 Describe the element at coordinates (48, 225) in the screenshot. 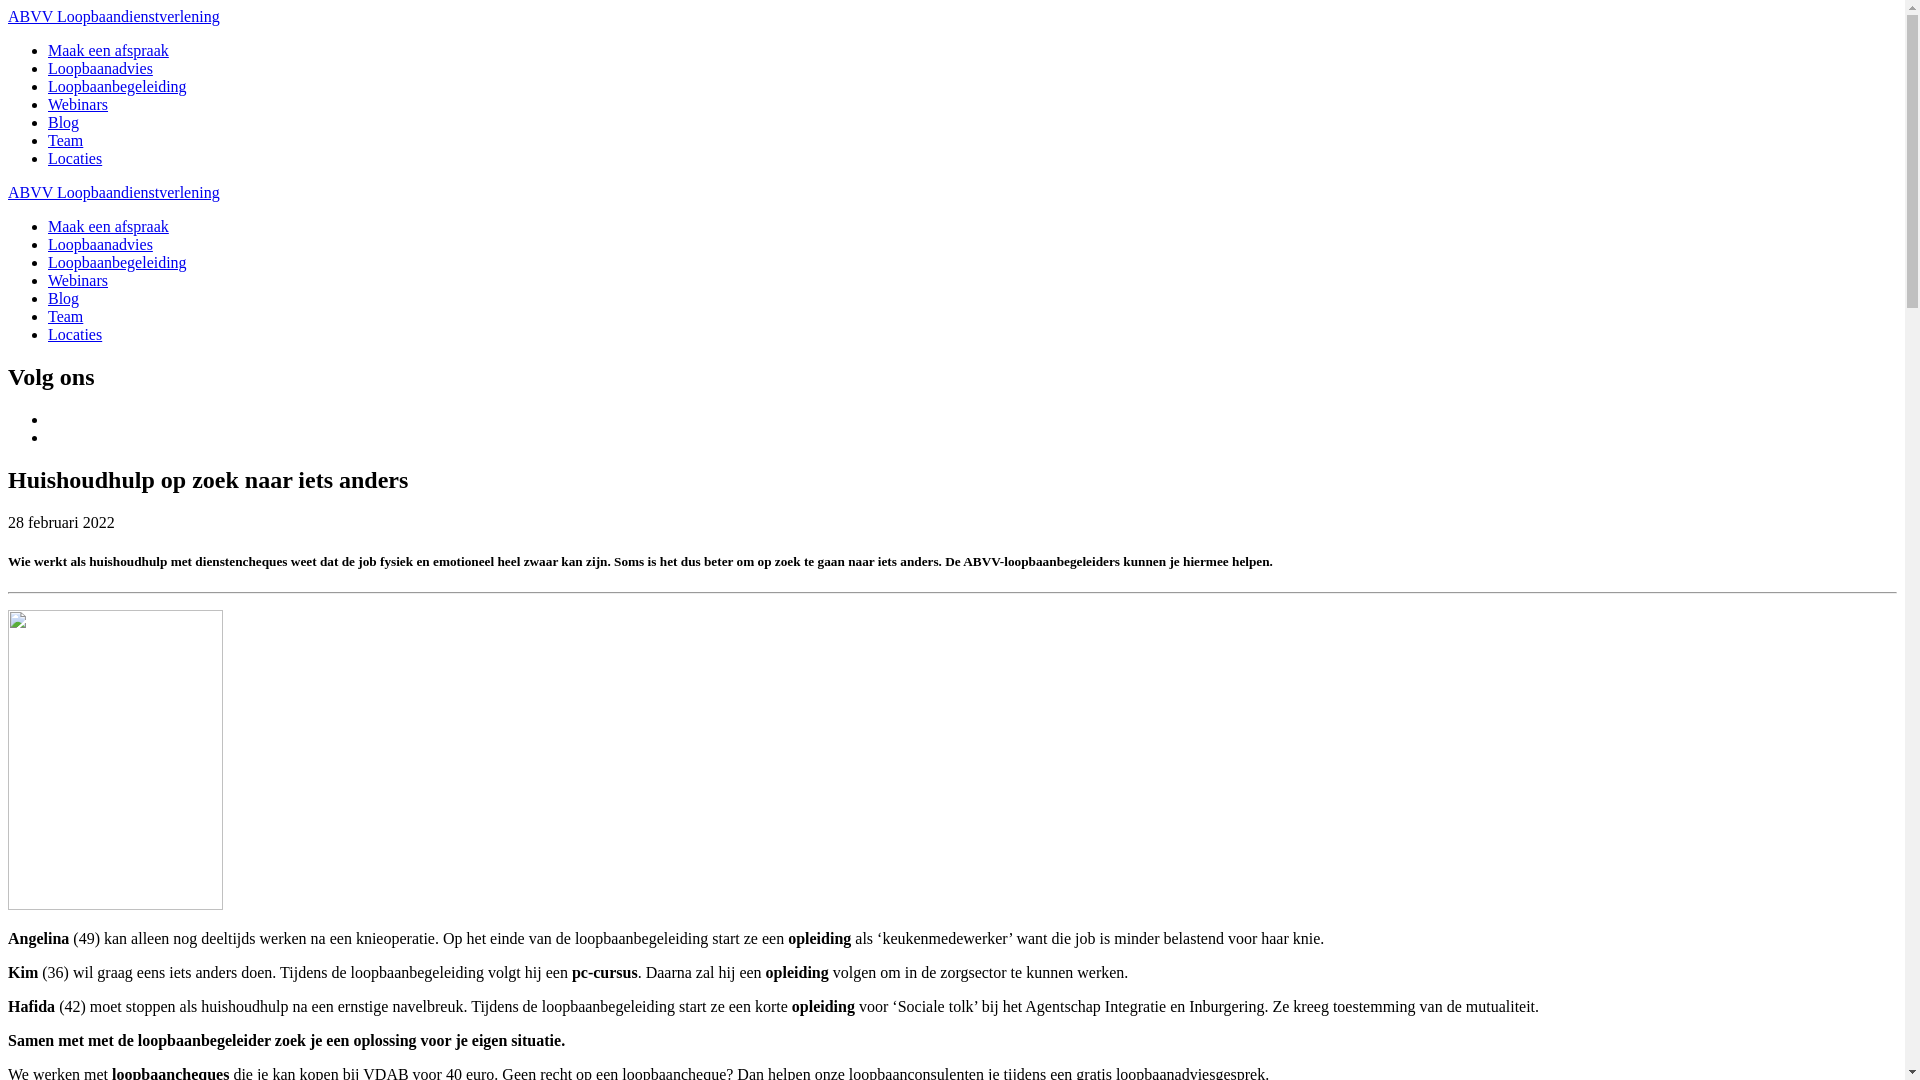

I see `'Maak een afspraak'` at that location.